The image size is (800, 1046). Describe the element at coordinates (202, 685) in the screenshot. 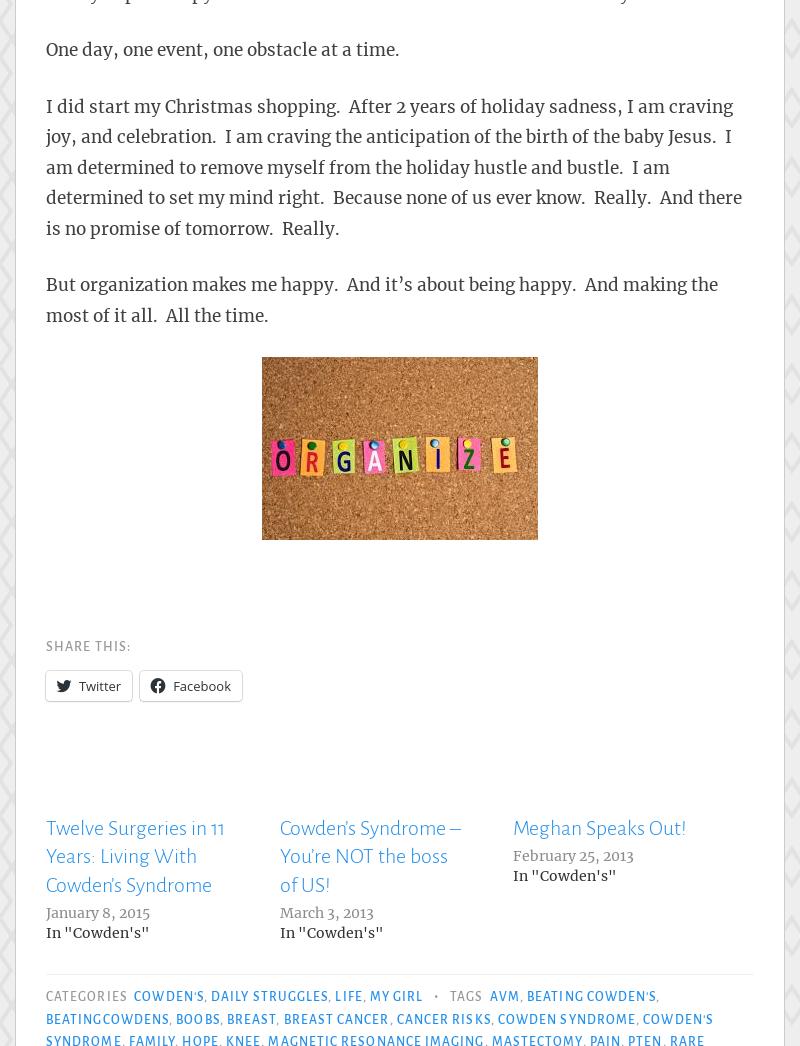

I see `'Facebook'` at that location.